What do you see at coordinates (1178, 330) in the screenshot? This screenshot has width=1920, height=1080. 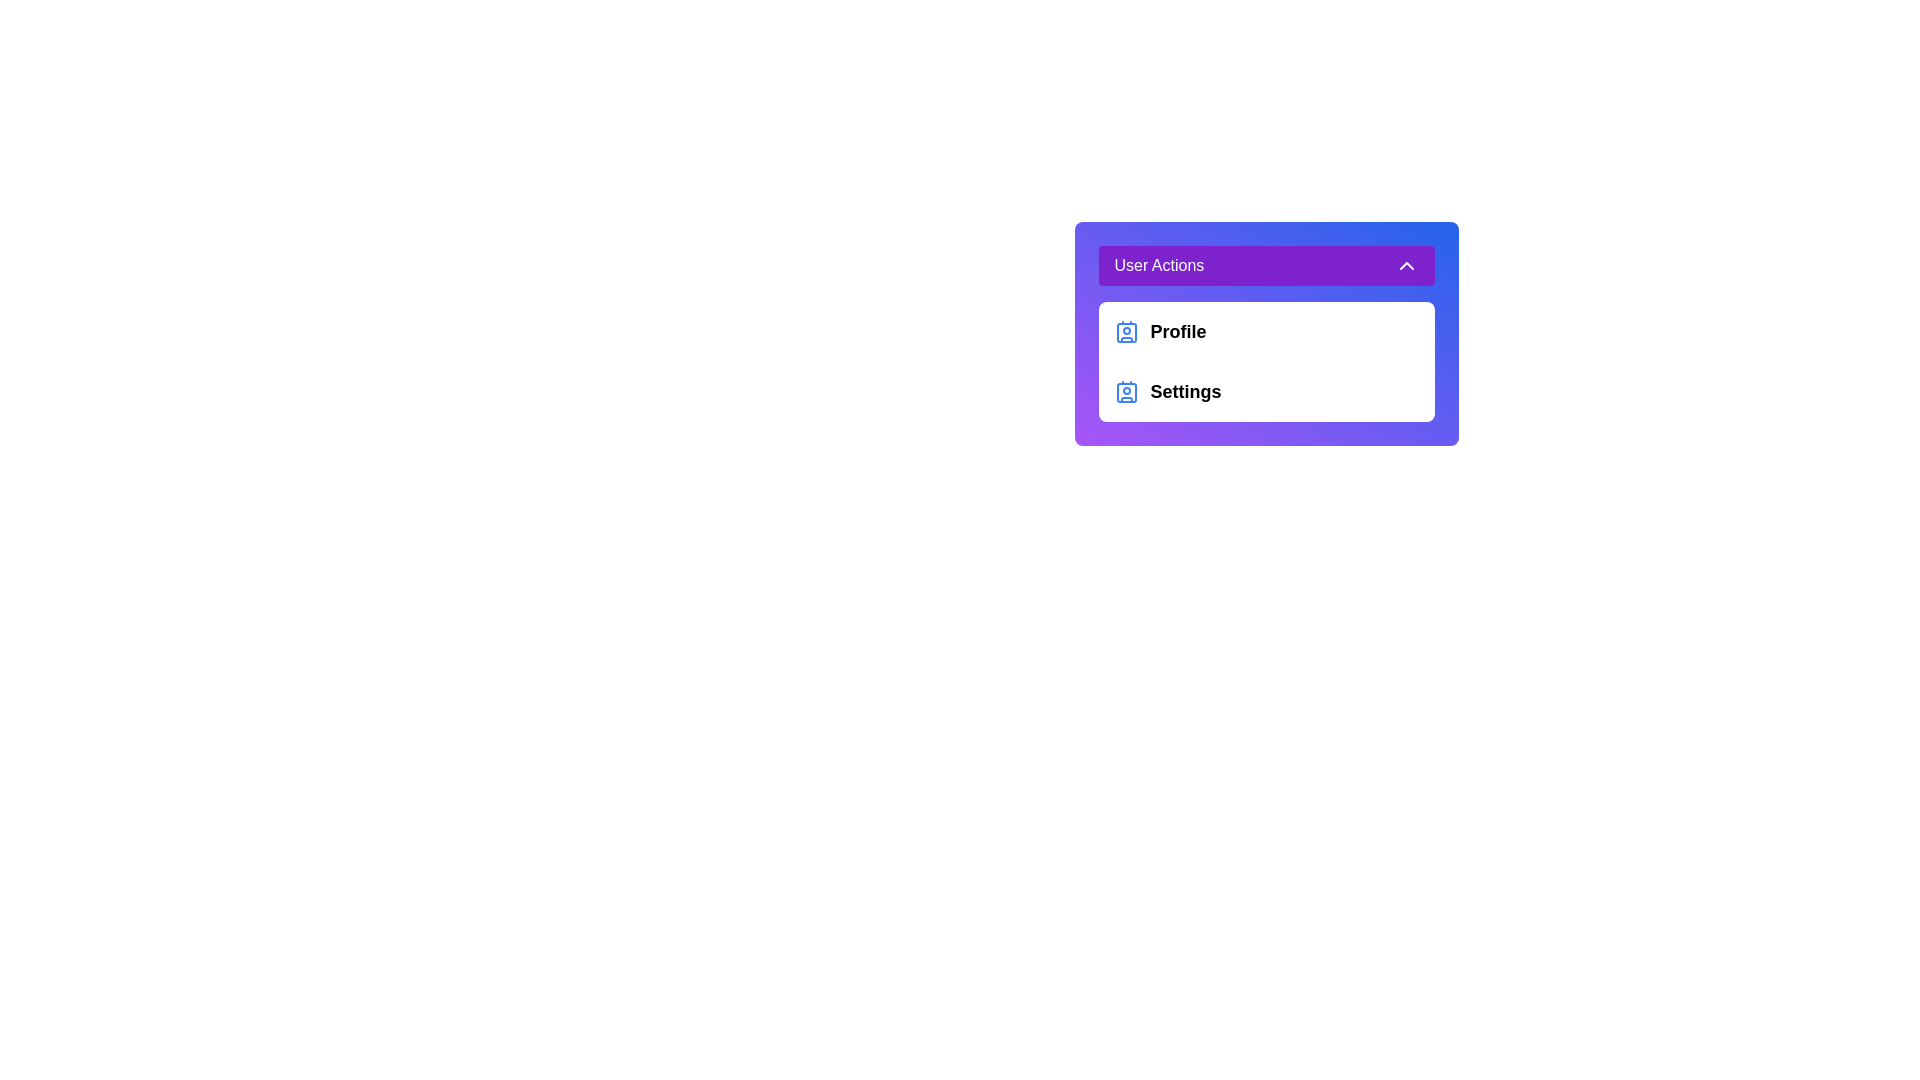 I see `the 'Profile' static text label, which is displayed in bold with a larger font size, located in the dropdown menu under 'User Actions'` at bounding box center [1178, 330].